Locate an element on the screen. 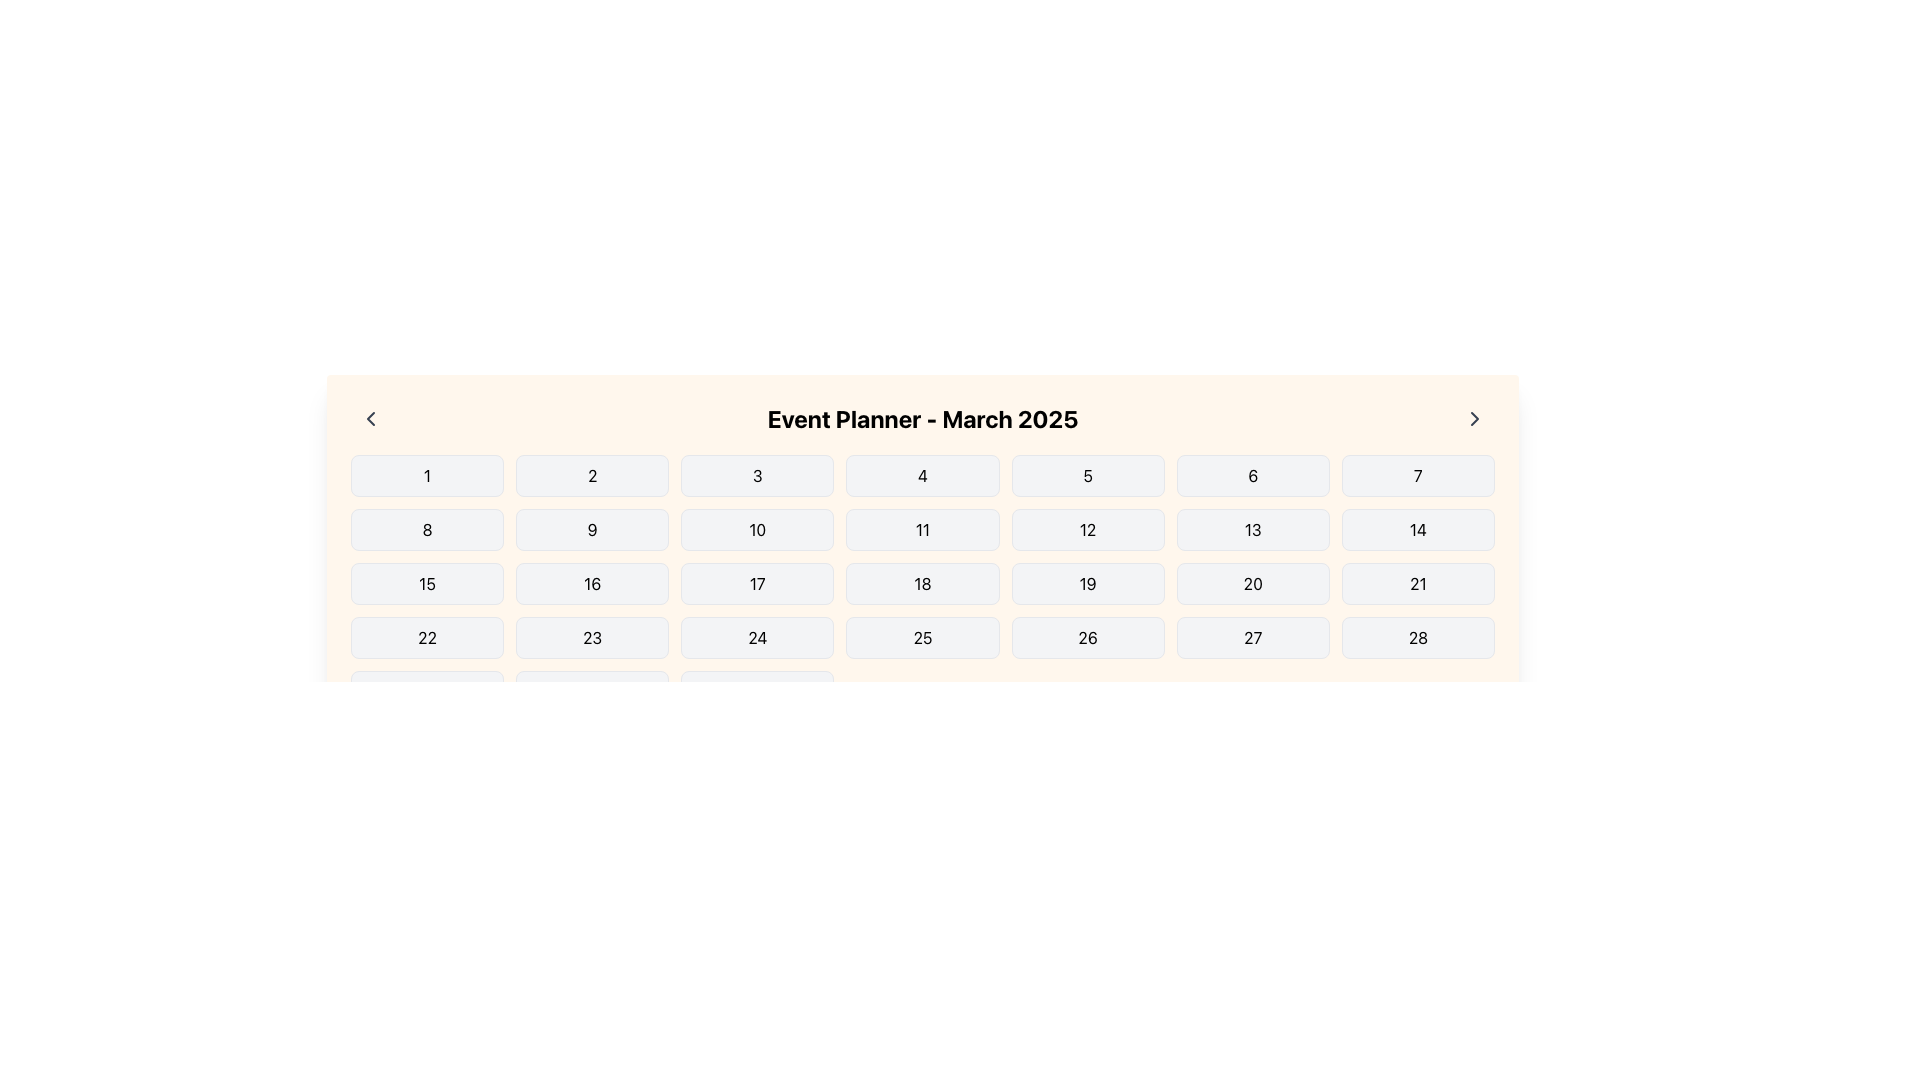 The width and height of the screenshot is (1920, 1080). the calendar day button labeled '6' within the date selector interface is located at coordinates (1252, 475).